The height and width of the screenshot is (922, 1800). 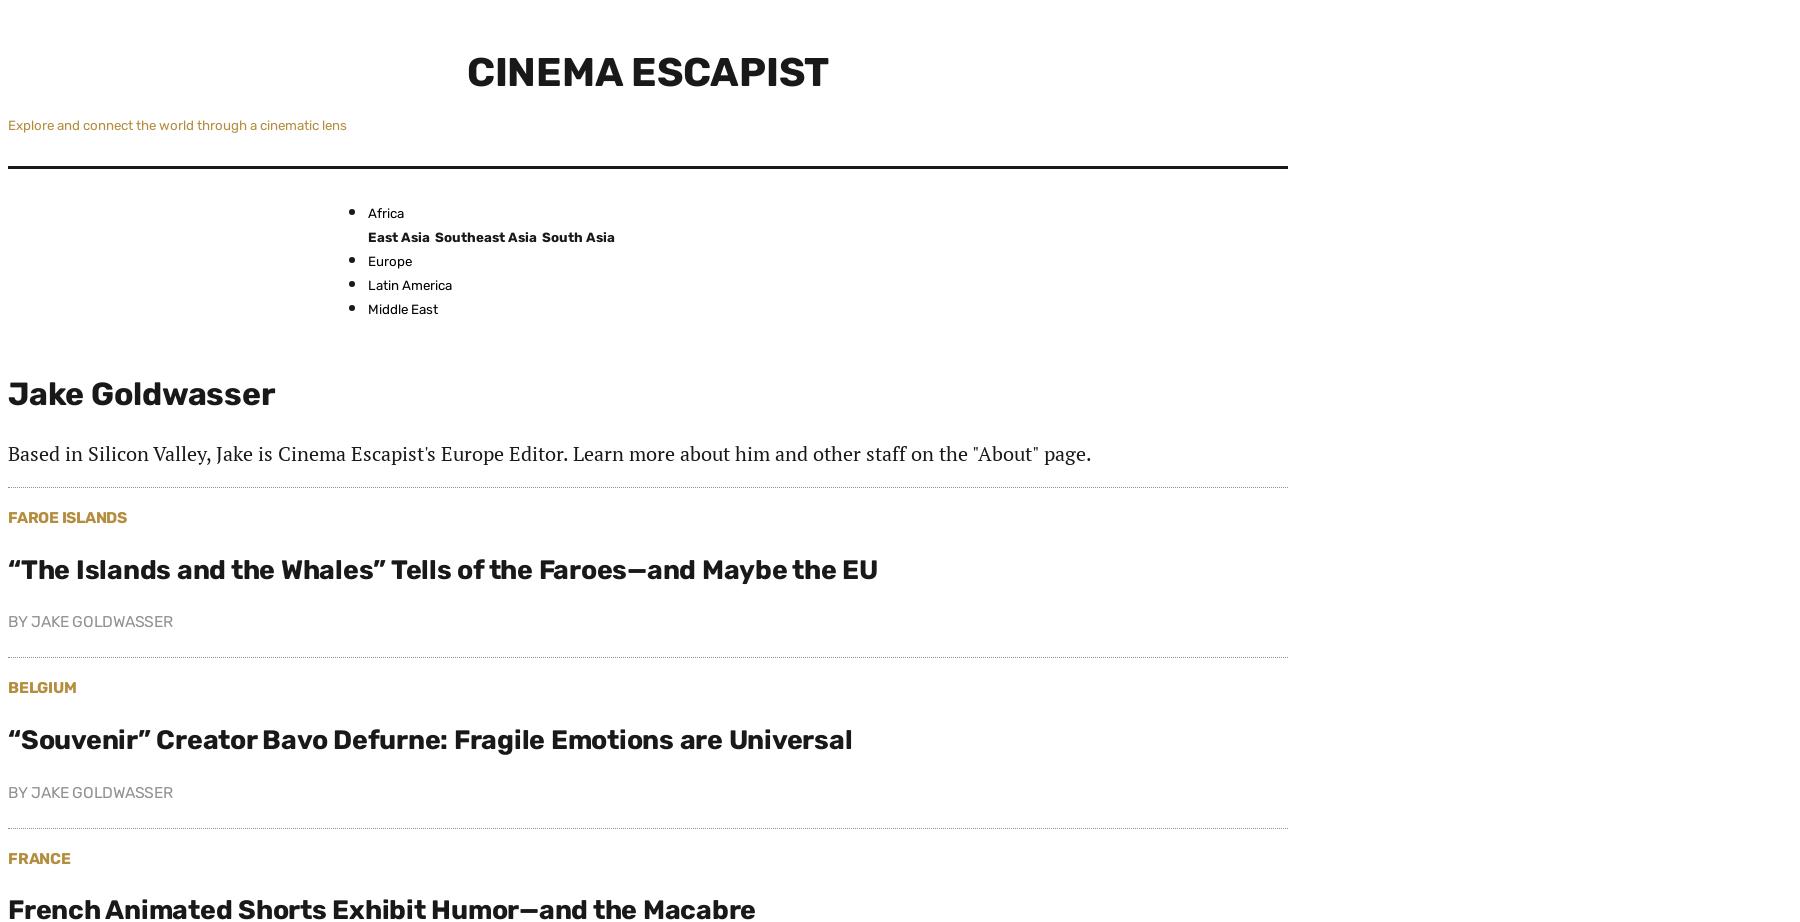 I want to click on 'South Asia', so click(x=578, y=235).